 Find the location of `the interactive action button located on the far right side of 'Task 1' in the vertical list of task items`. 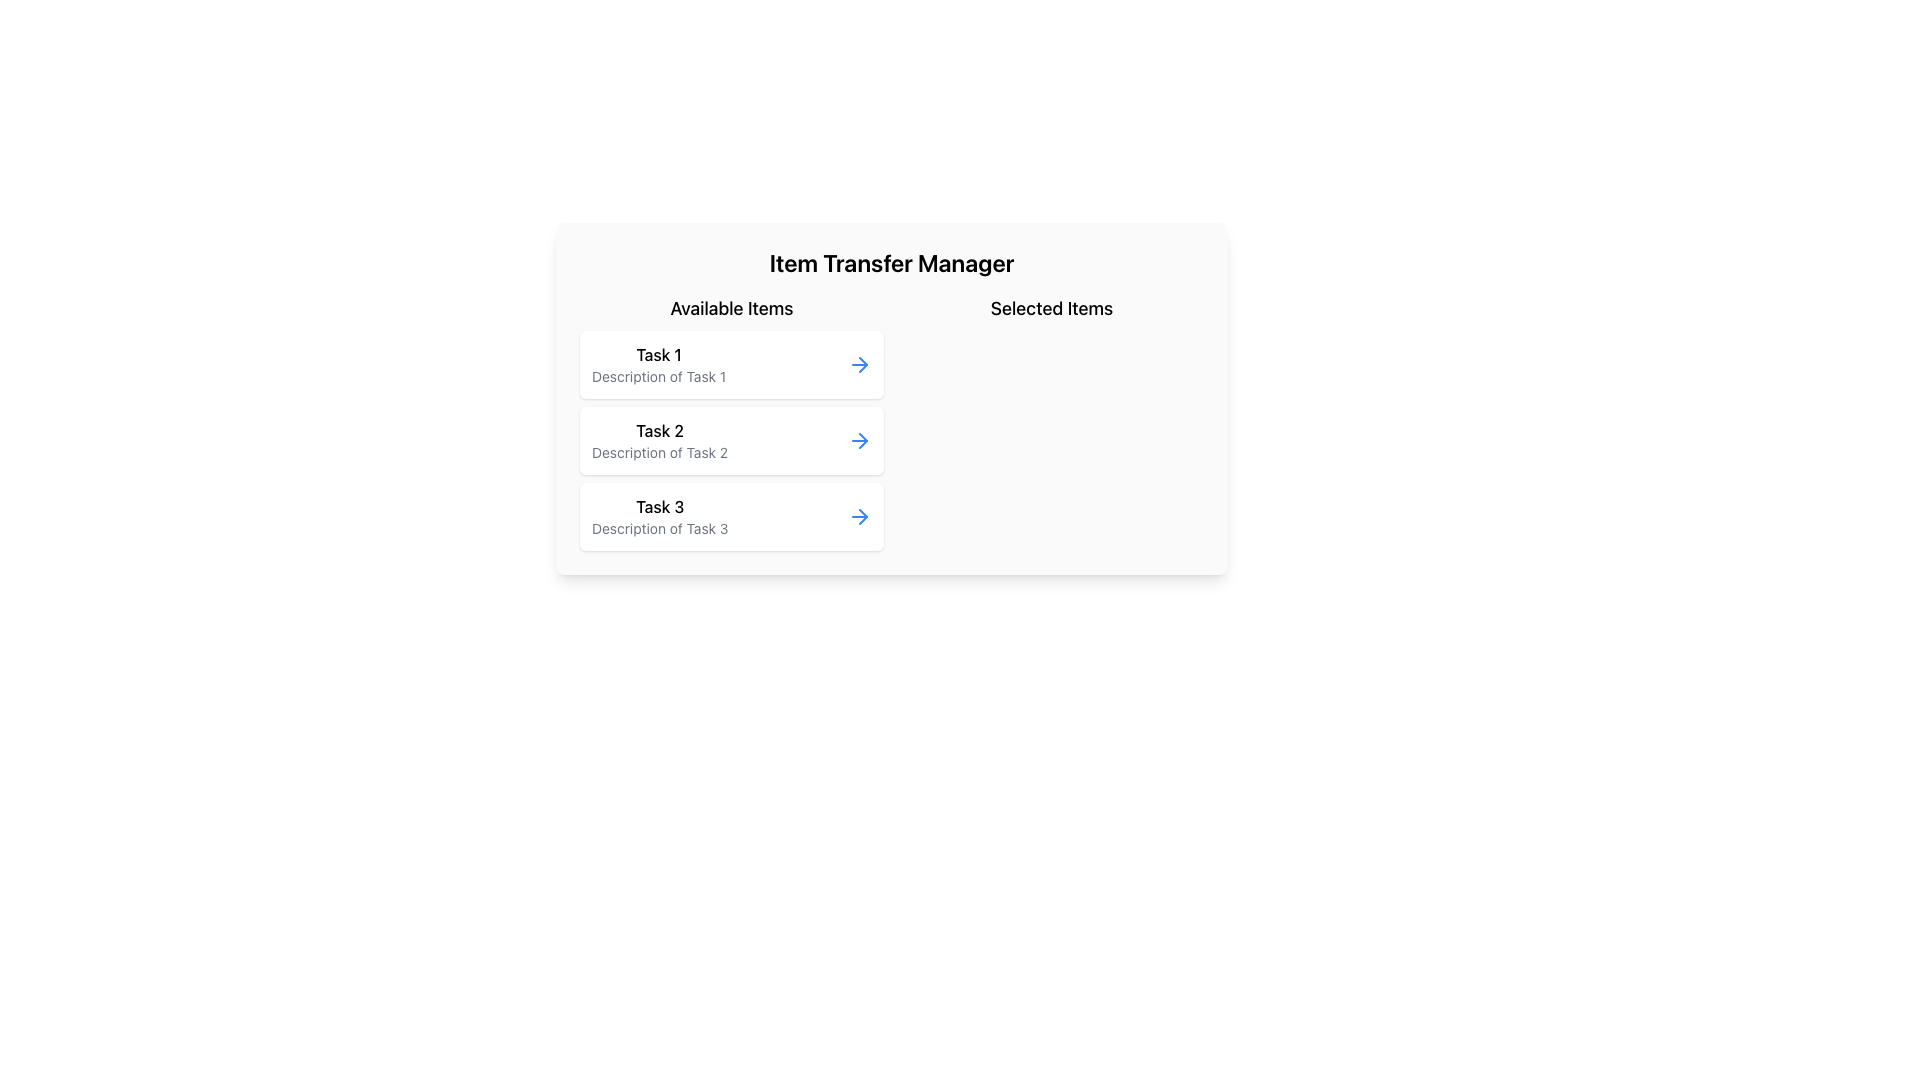

the interactive action button located on the far right side of 'Task 1' in the vertical list of task items is located at coordinates (859, 365).